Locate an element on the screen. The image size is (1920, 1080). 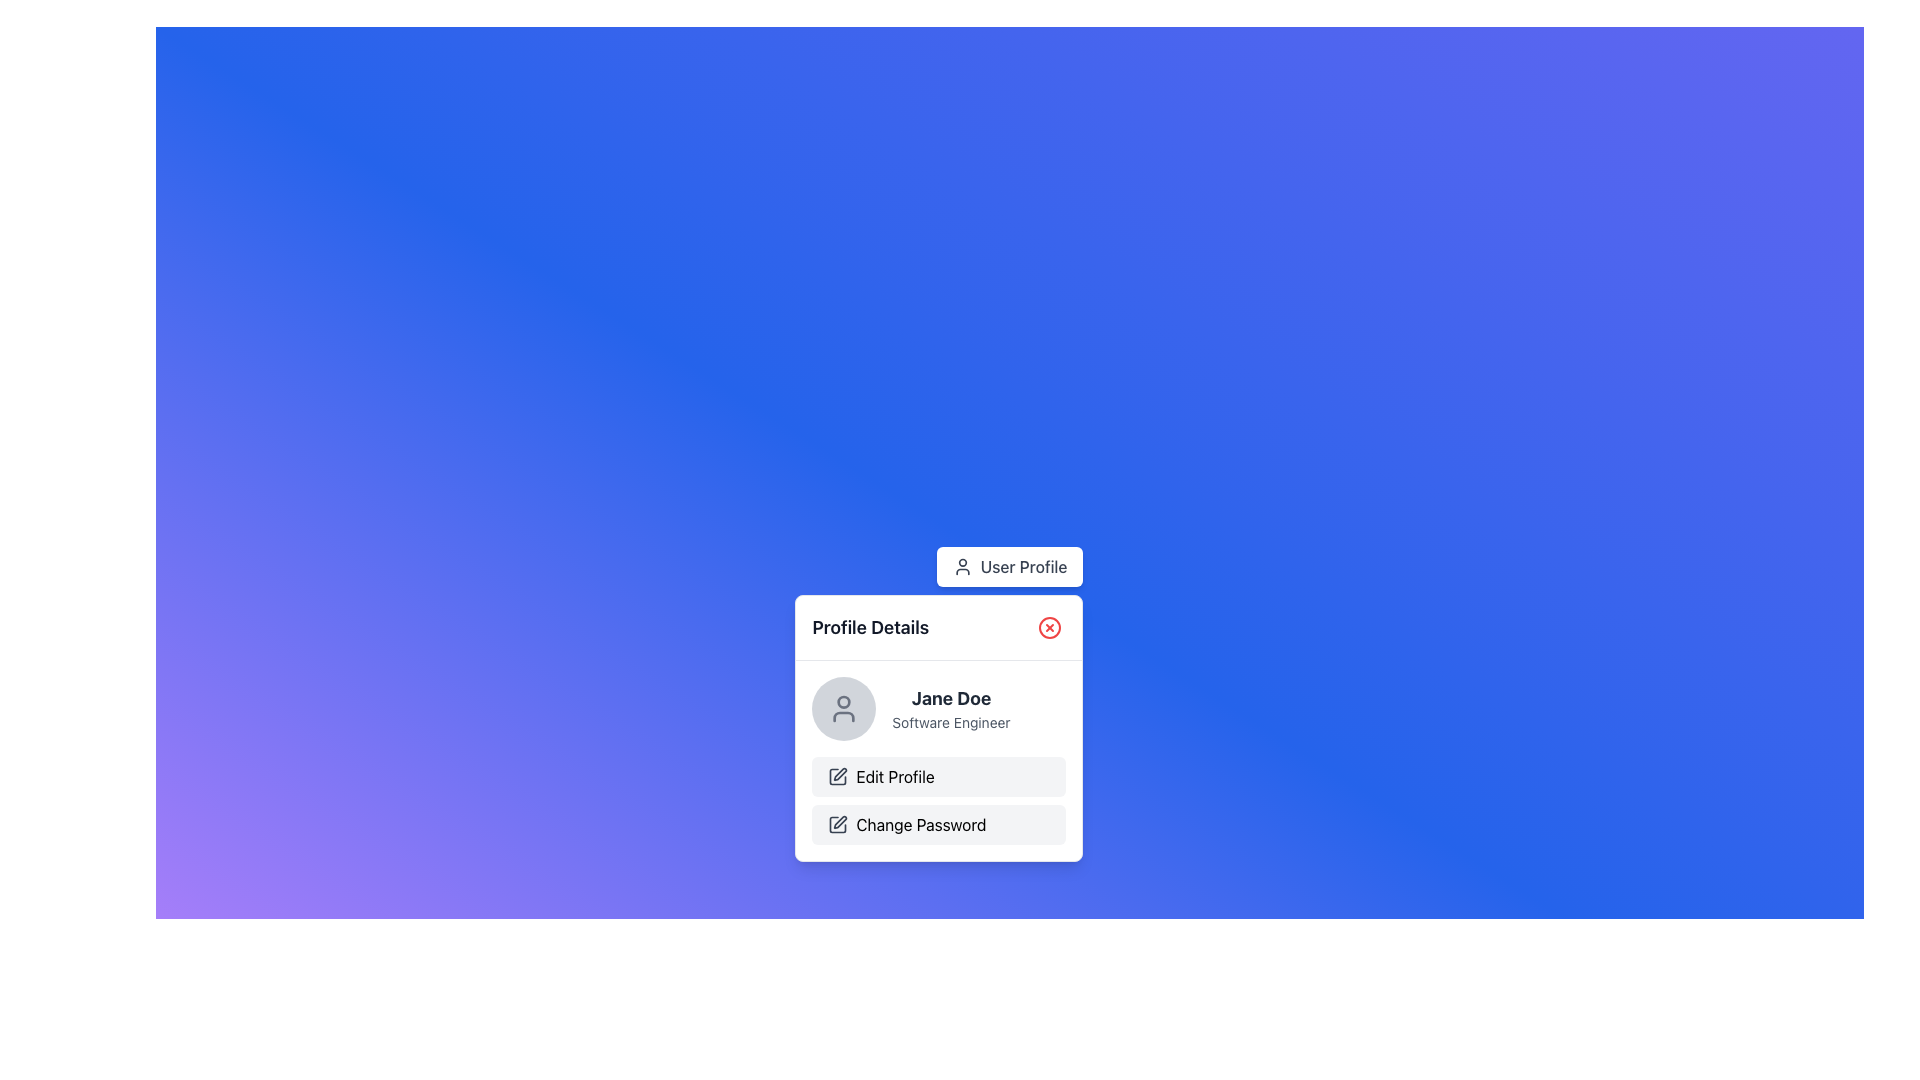
the square-shaped icon featuring a pencil symbol that is part of the 'Edit Profile' button in the profile details section is located at coordinates (838, 775).